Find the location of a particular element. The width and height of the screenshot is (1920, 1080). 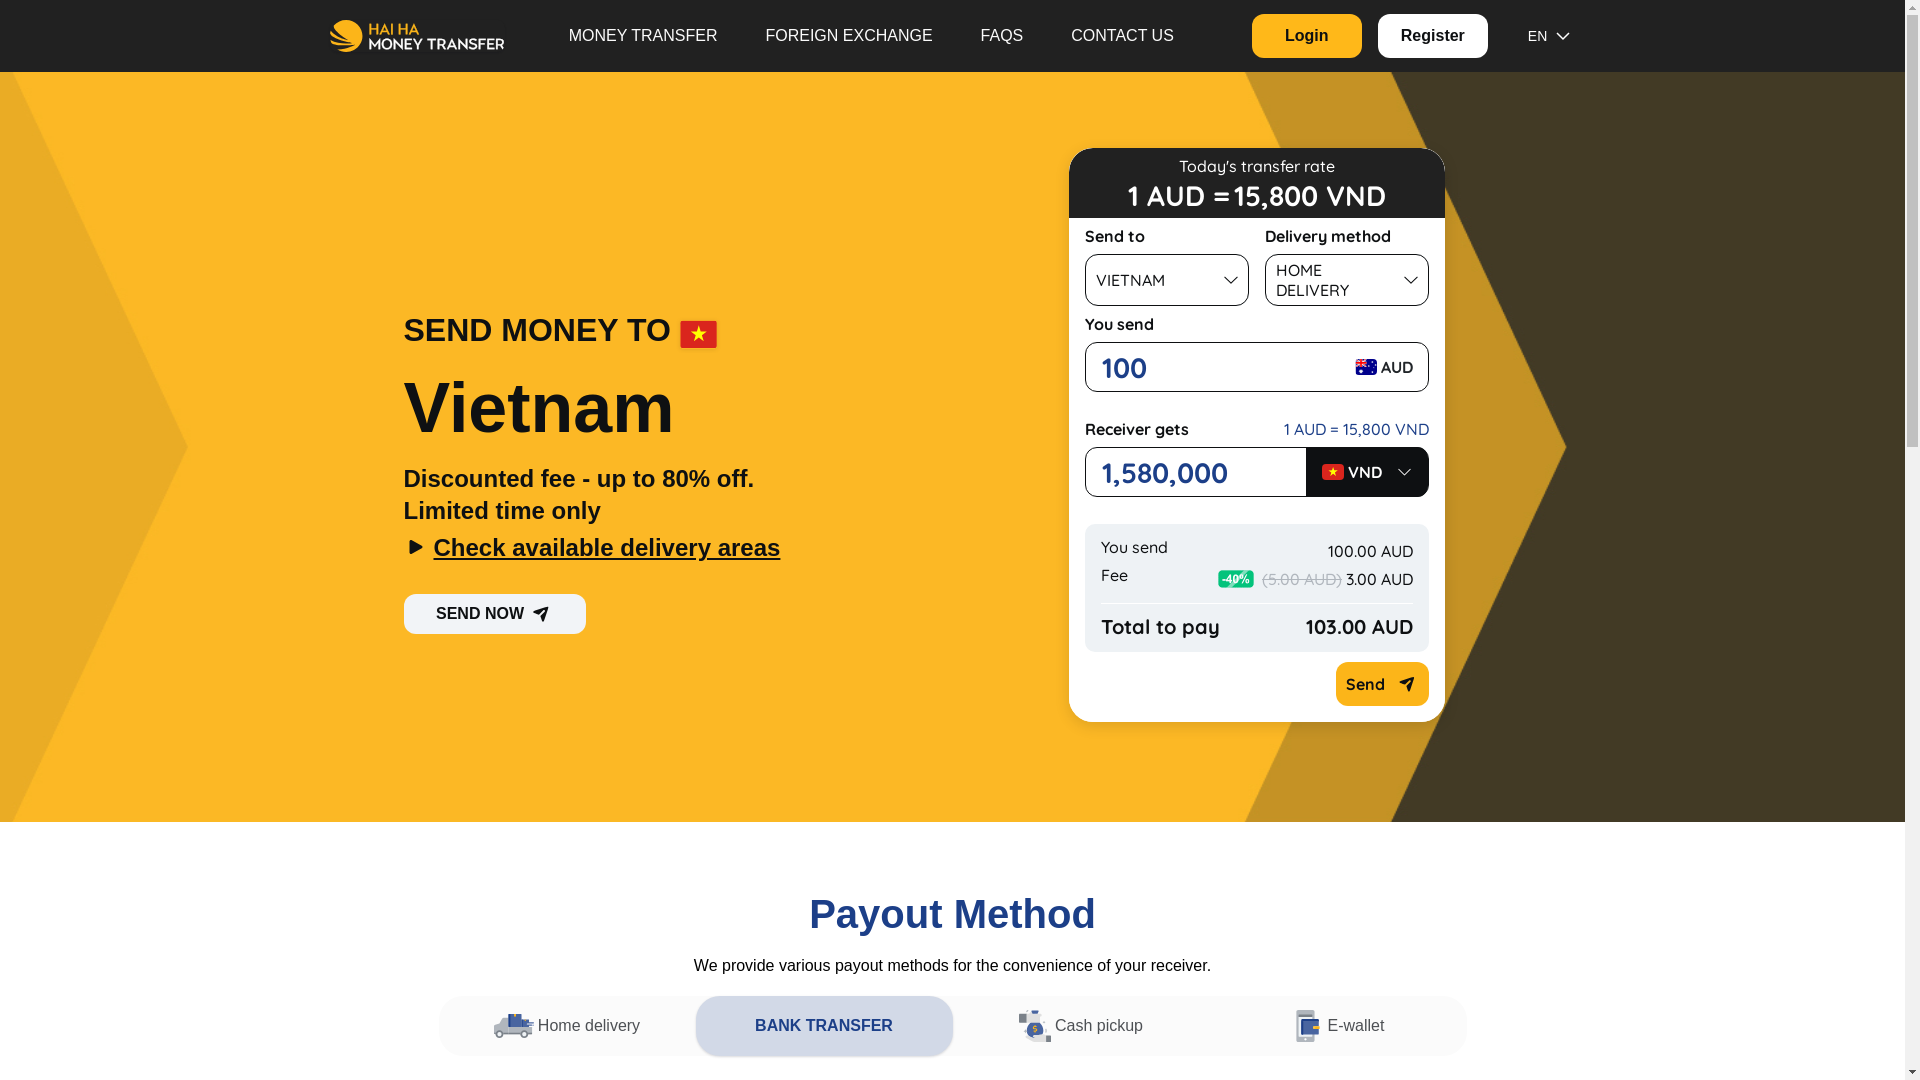

'BANK TRANSFER' is located at coordinates (824, 1026).